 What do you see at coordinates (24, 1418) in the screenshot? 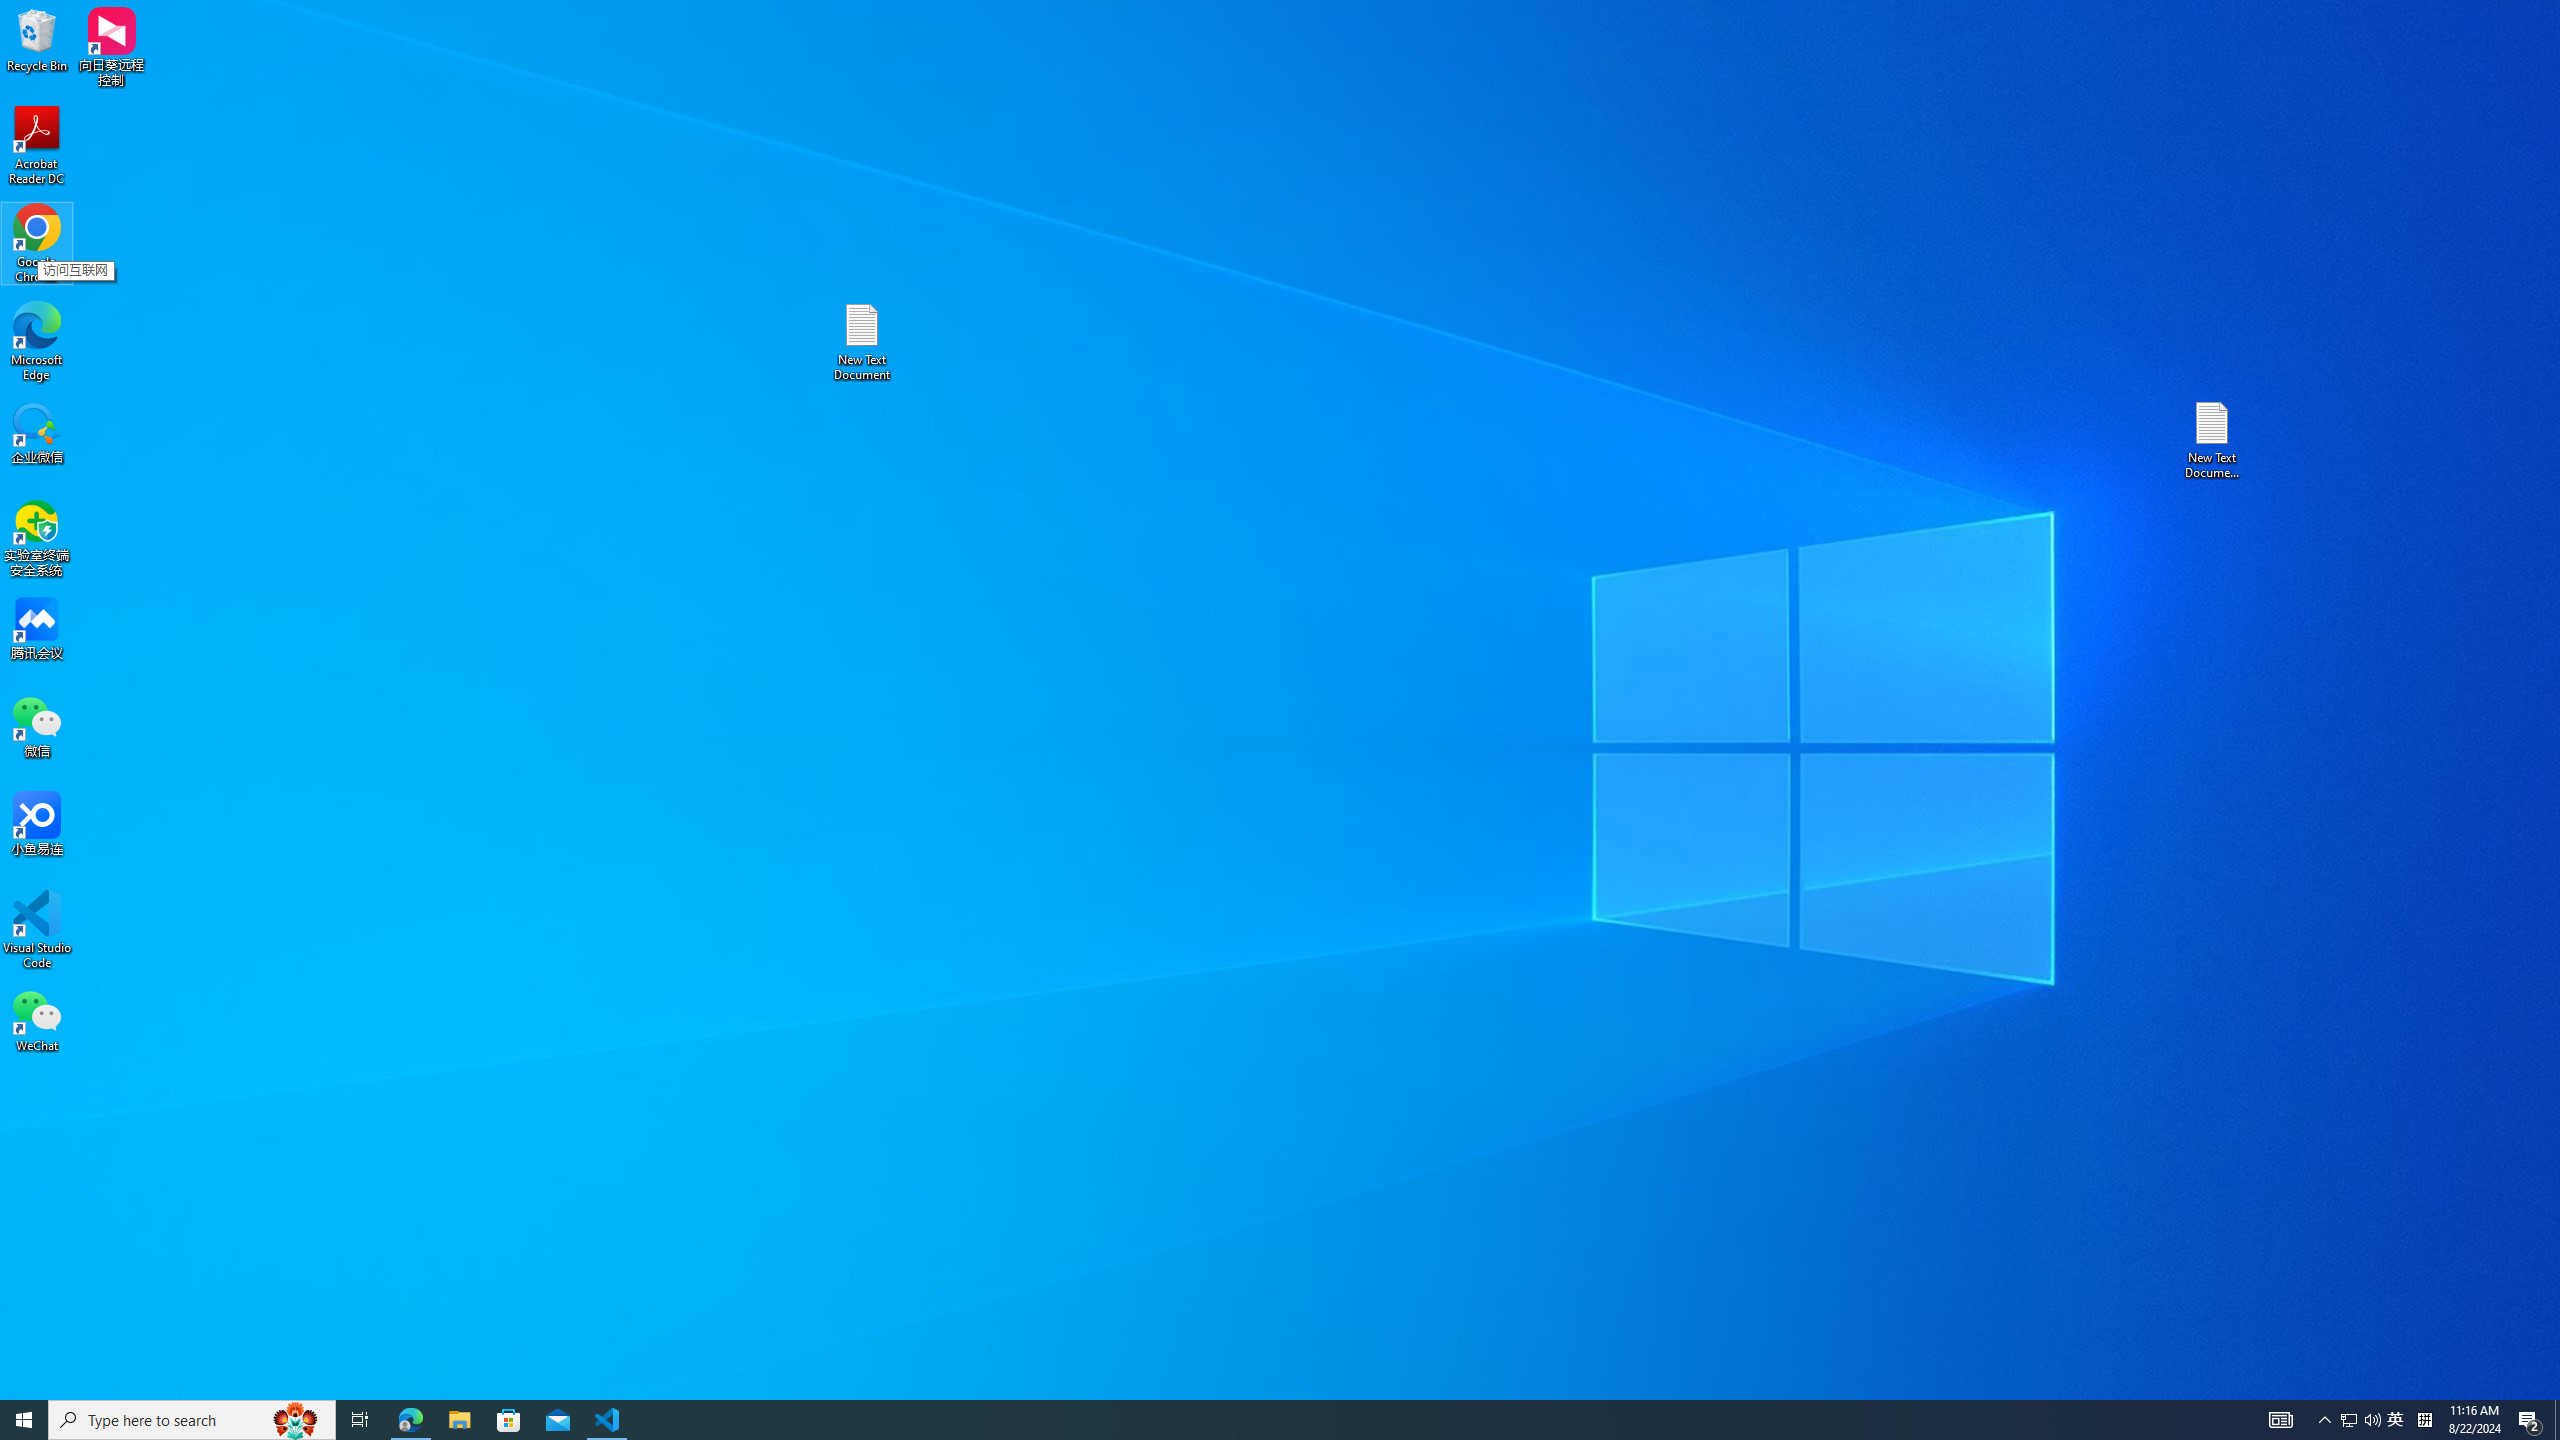
I see `'Start'` at bounding box center [24, 1418].